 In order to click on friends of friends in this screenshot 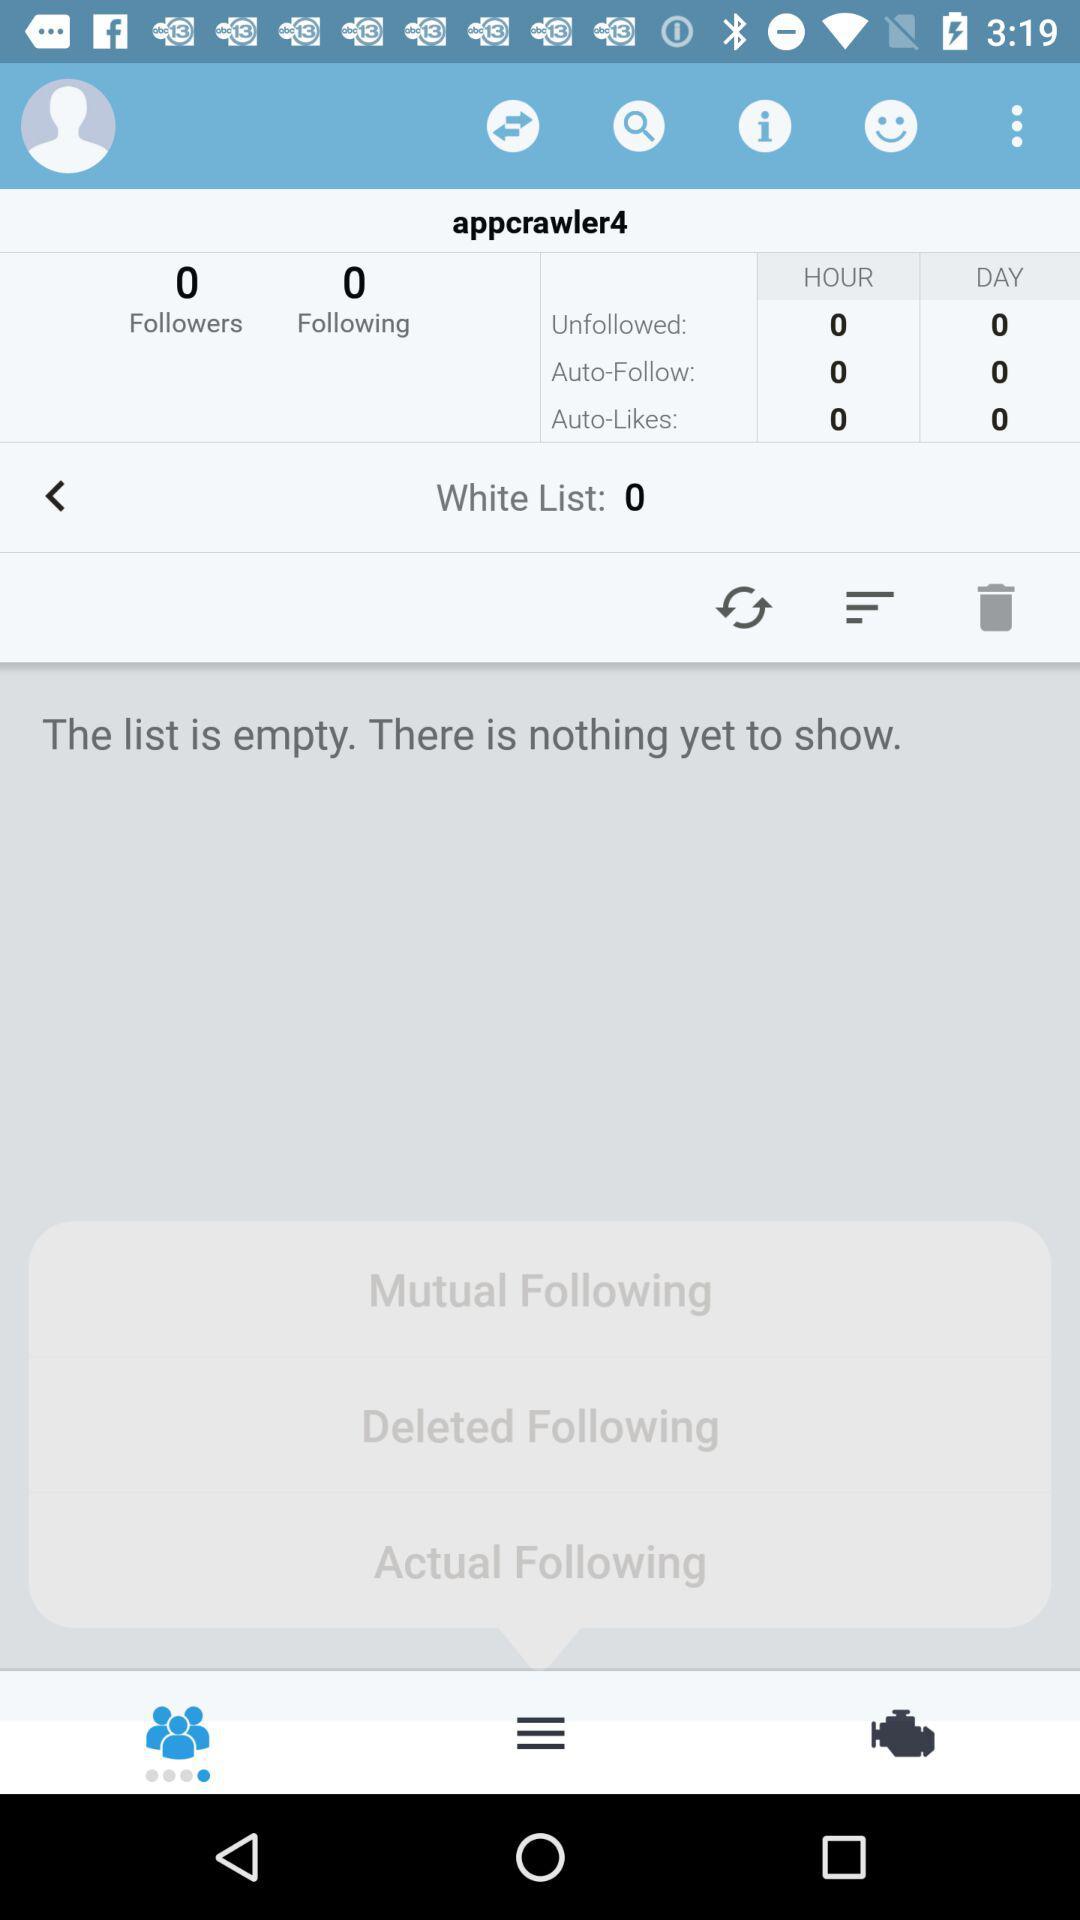, I will do `click(178, 1730)`.